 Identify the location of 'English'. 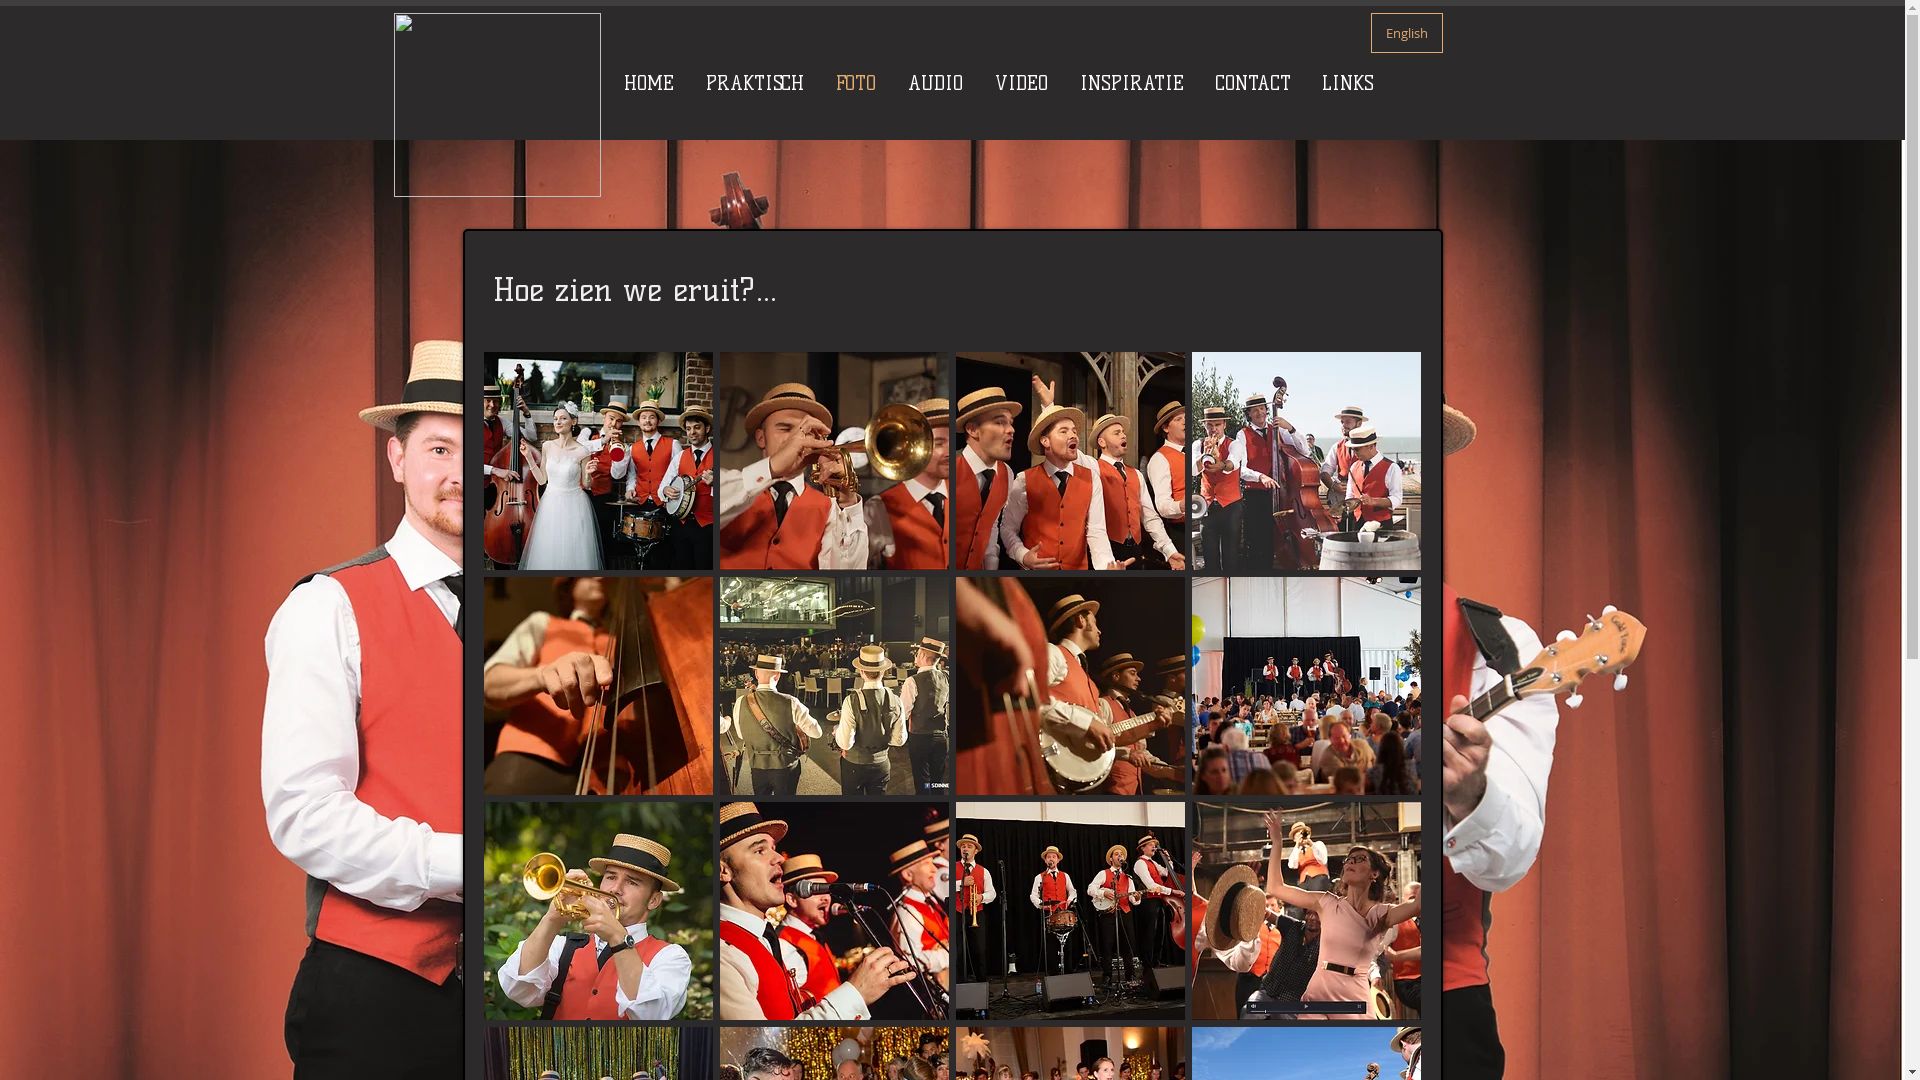
(1405, 33).